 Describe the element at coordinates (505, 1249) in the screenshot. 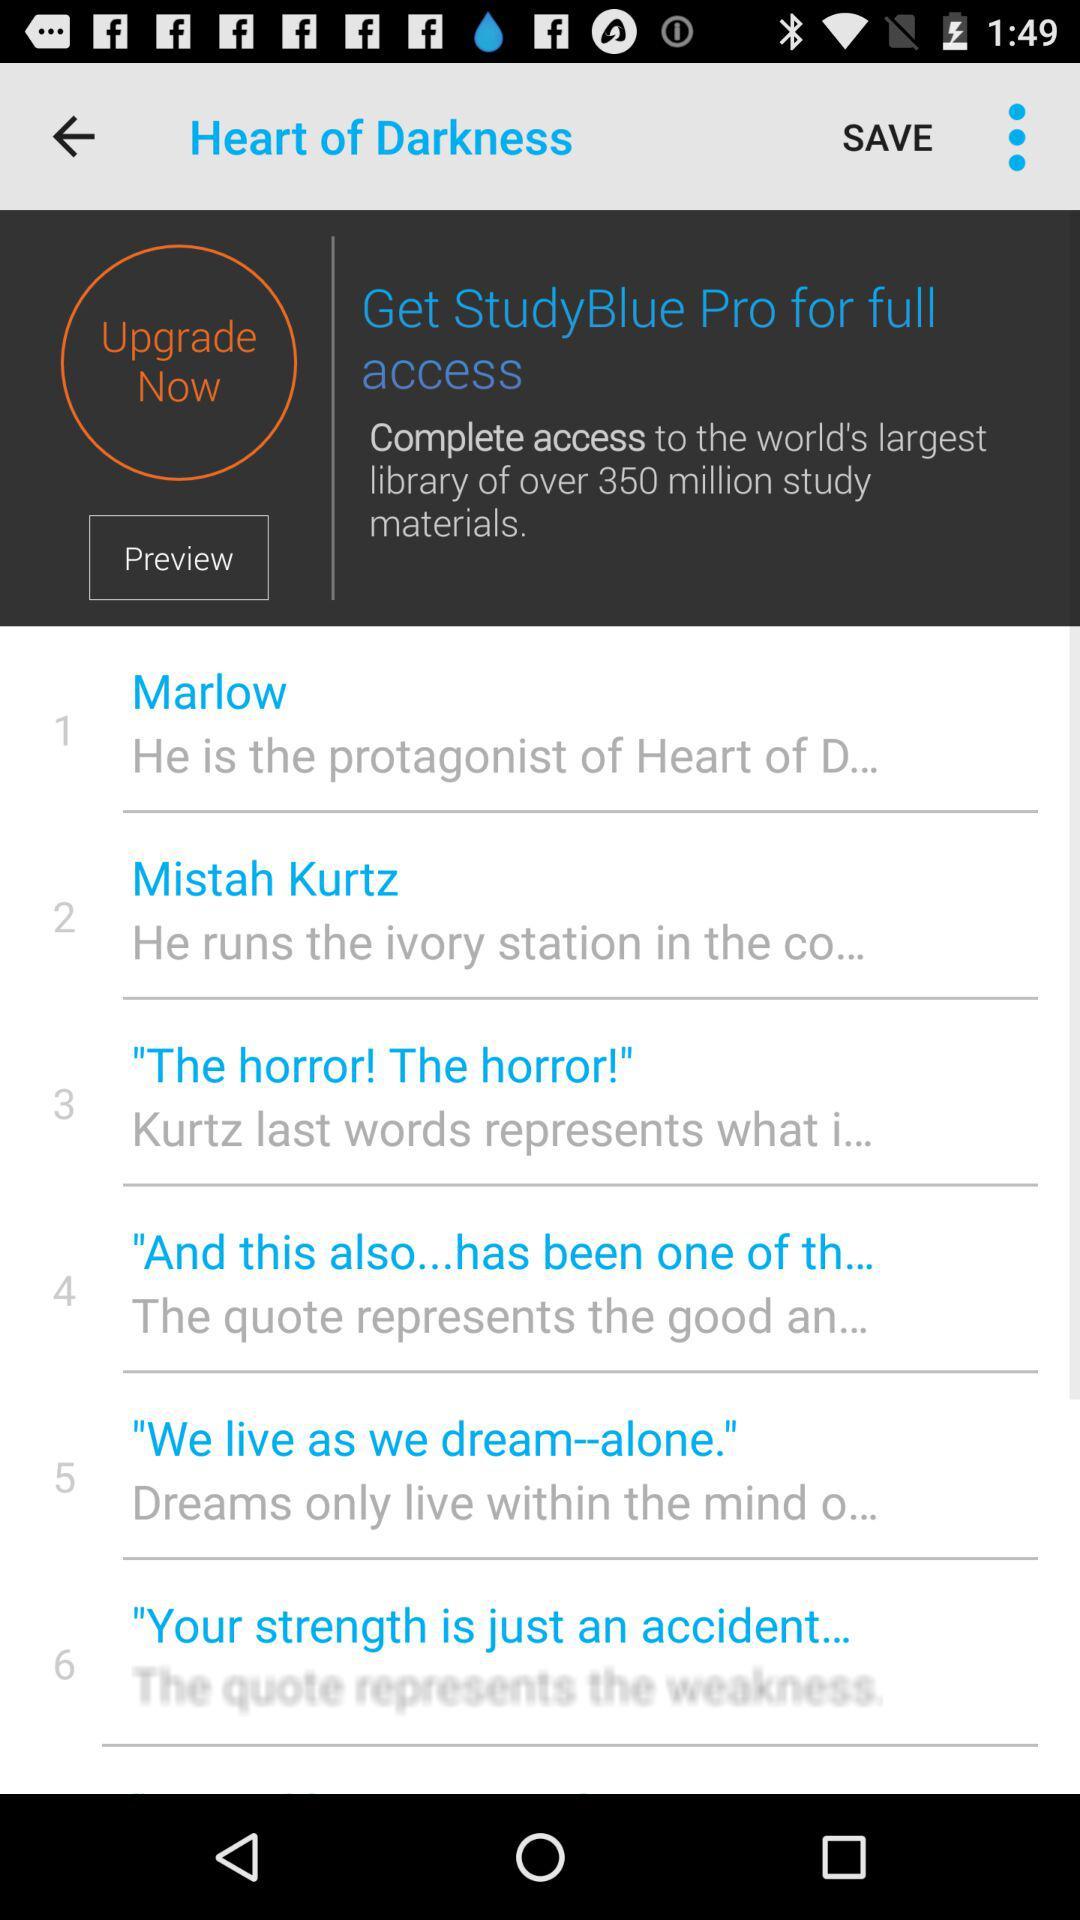

I see `icon above the quote represents` at that location.